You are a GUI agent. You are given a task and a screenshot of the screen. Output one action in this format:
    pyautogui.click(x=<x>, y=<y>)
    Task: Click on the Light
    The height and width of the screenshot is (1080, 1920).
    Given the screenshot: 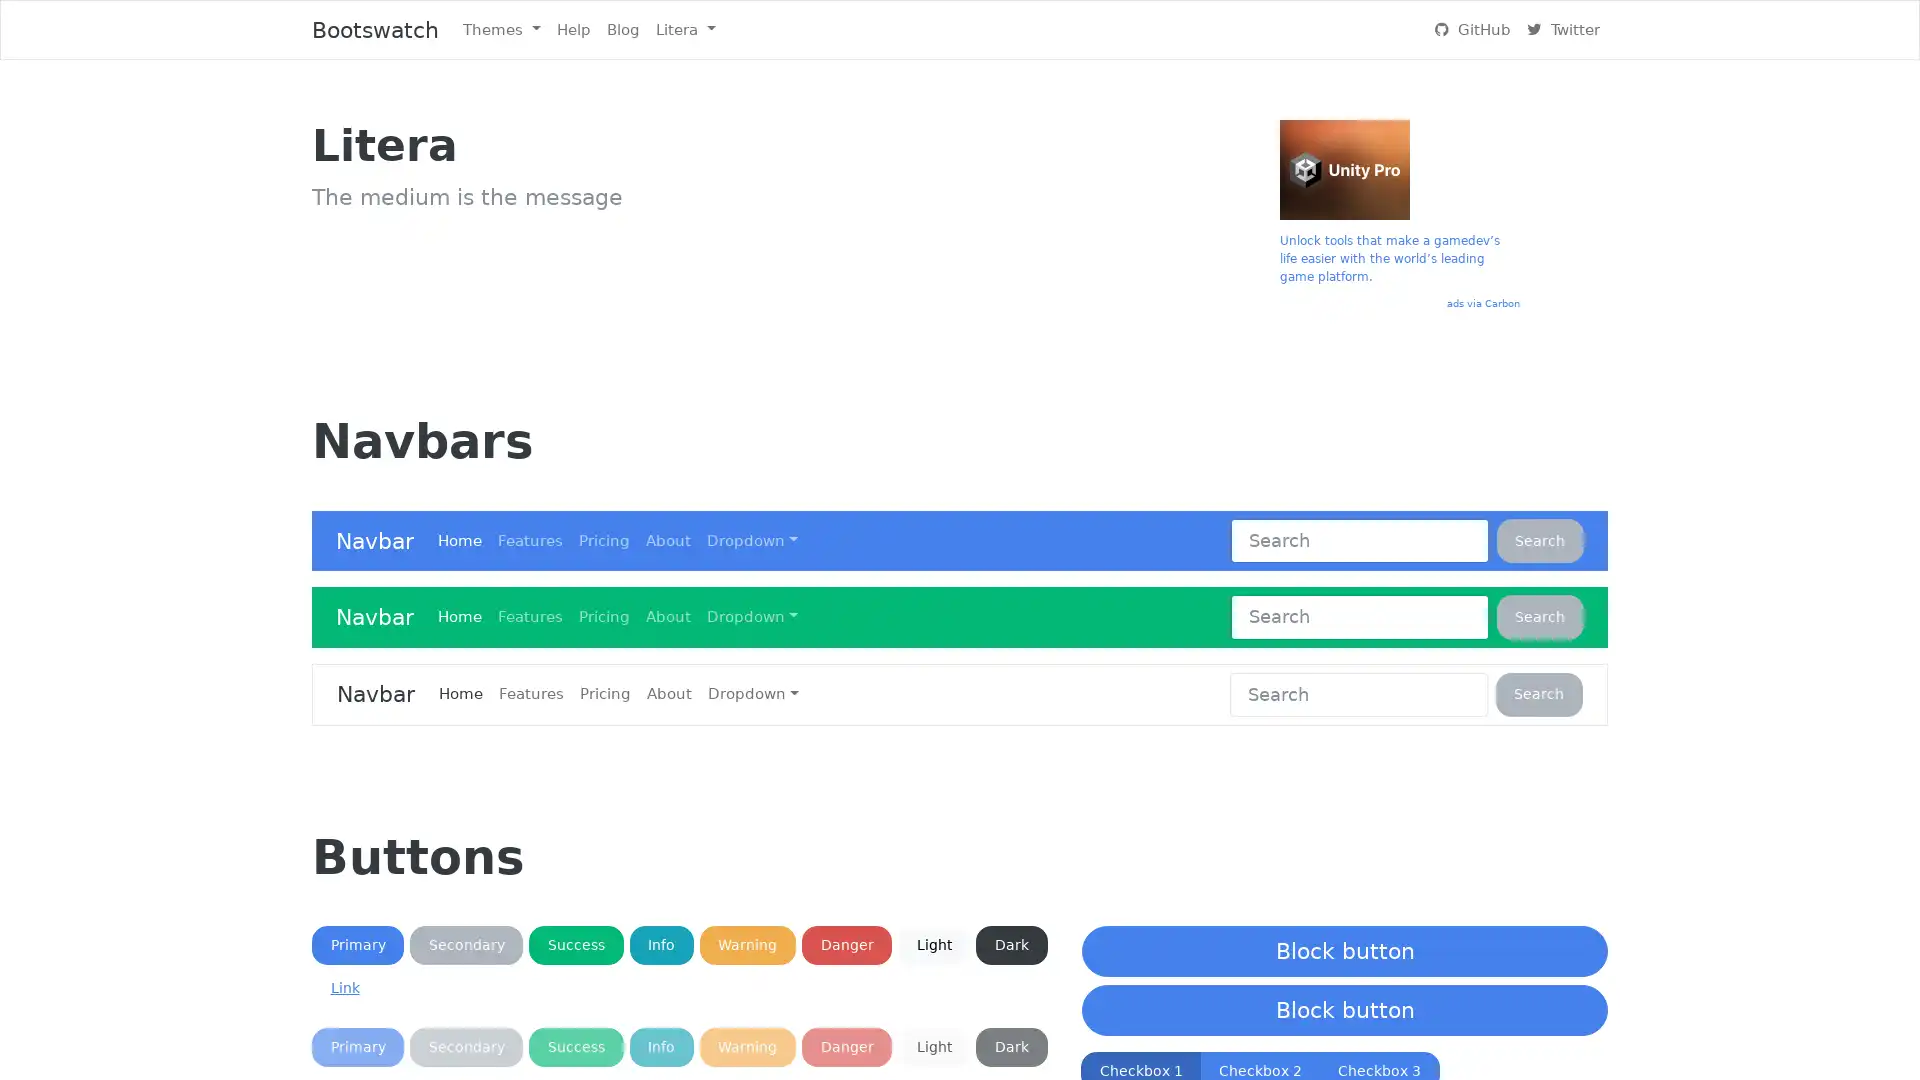 What is the action you would take?
    pyautogui.click(x=933, y=1046)
    